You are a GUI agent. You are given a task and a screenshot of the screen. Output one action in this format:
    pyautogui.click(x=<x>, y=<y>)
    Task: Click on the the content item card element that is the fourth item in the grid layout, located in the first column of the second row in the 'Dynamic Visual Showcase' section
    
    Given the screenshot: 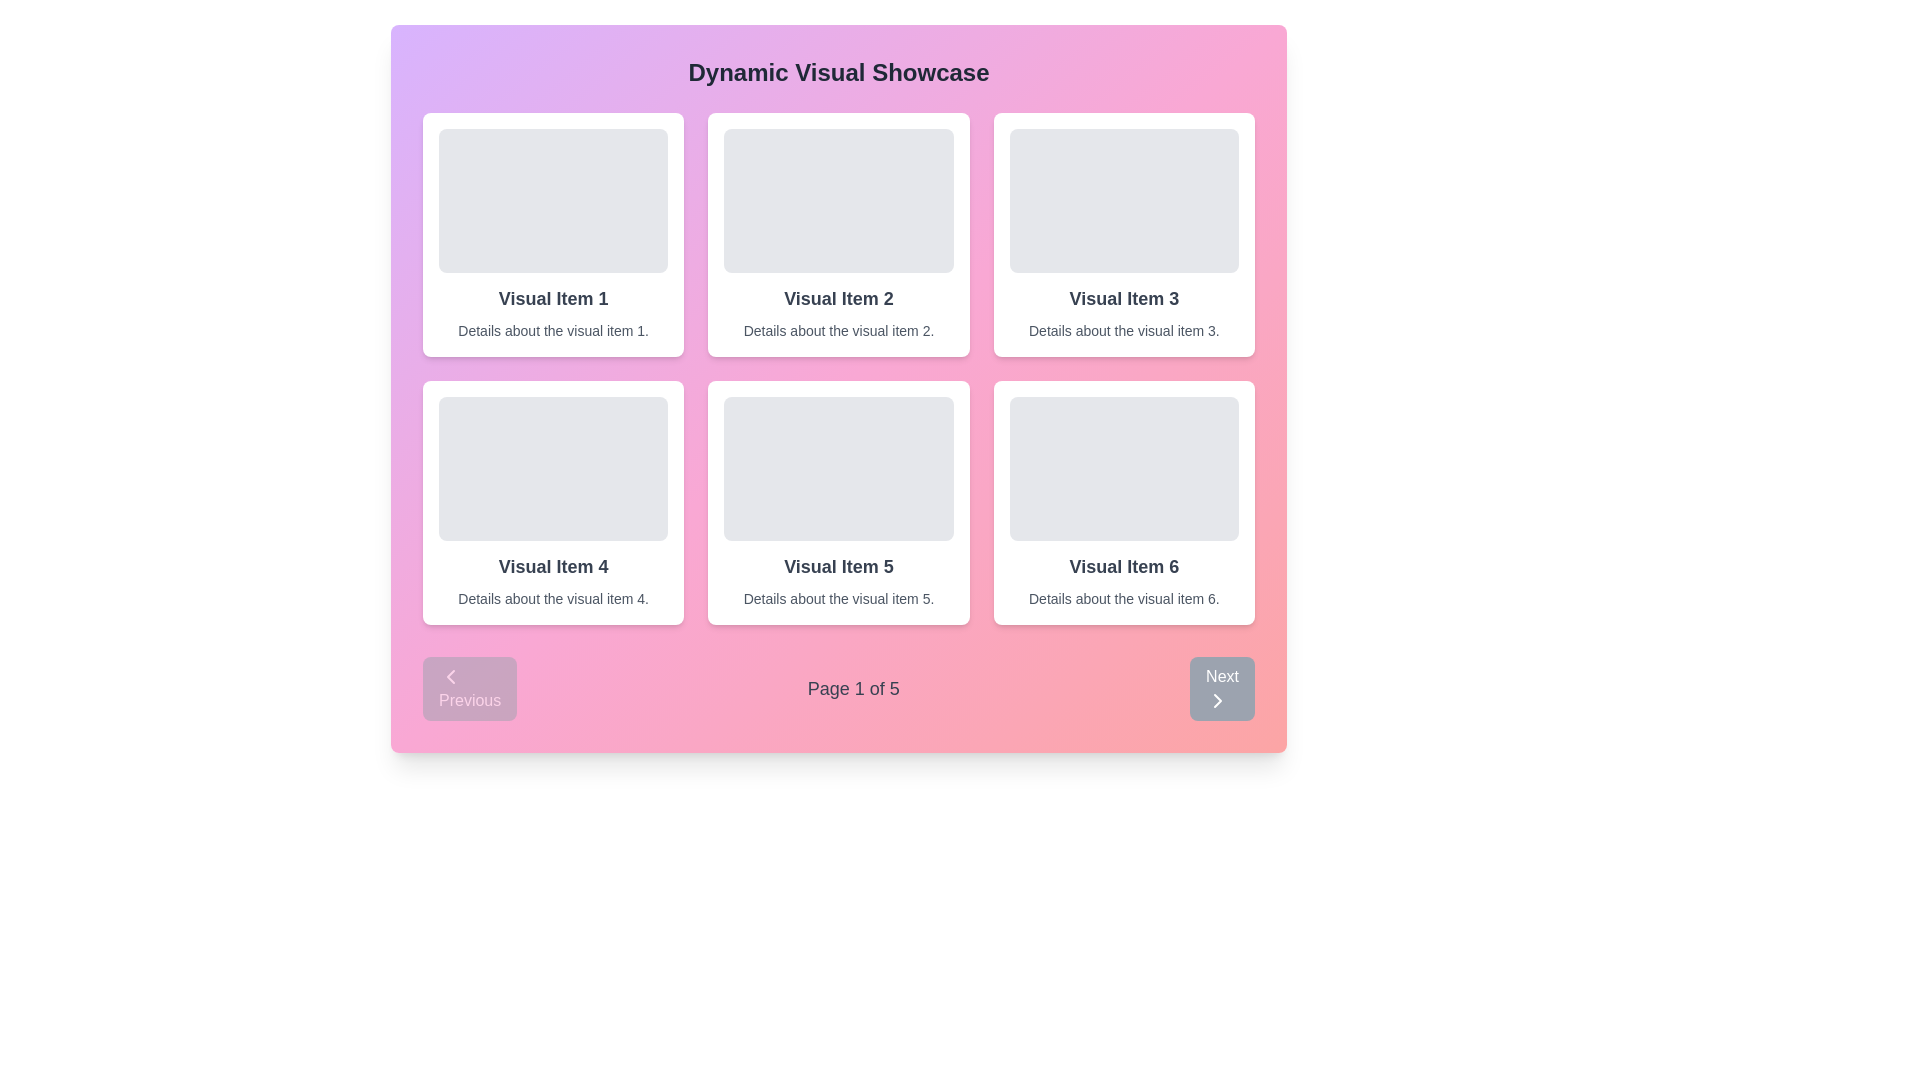 What is the action you would take?
    pyautogui.click(x=553, y=501)
    